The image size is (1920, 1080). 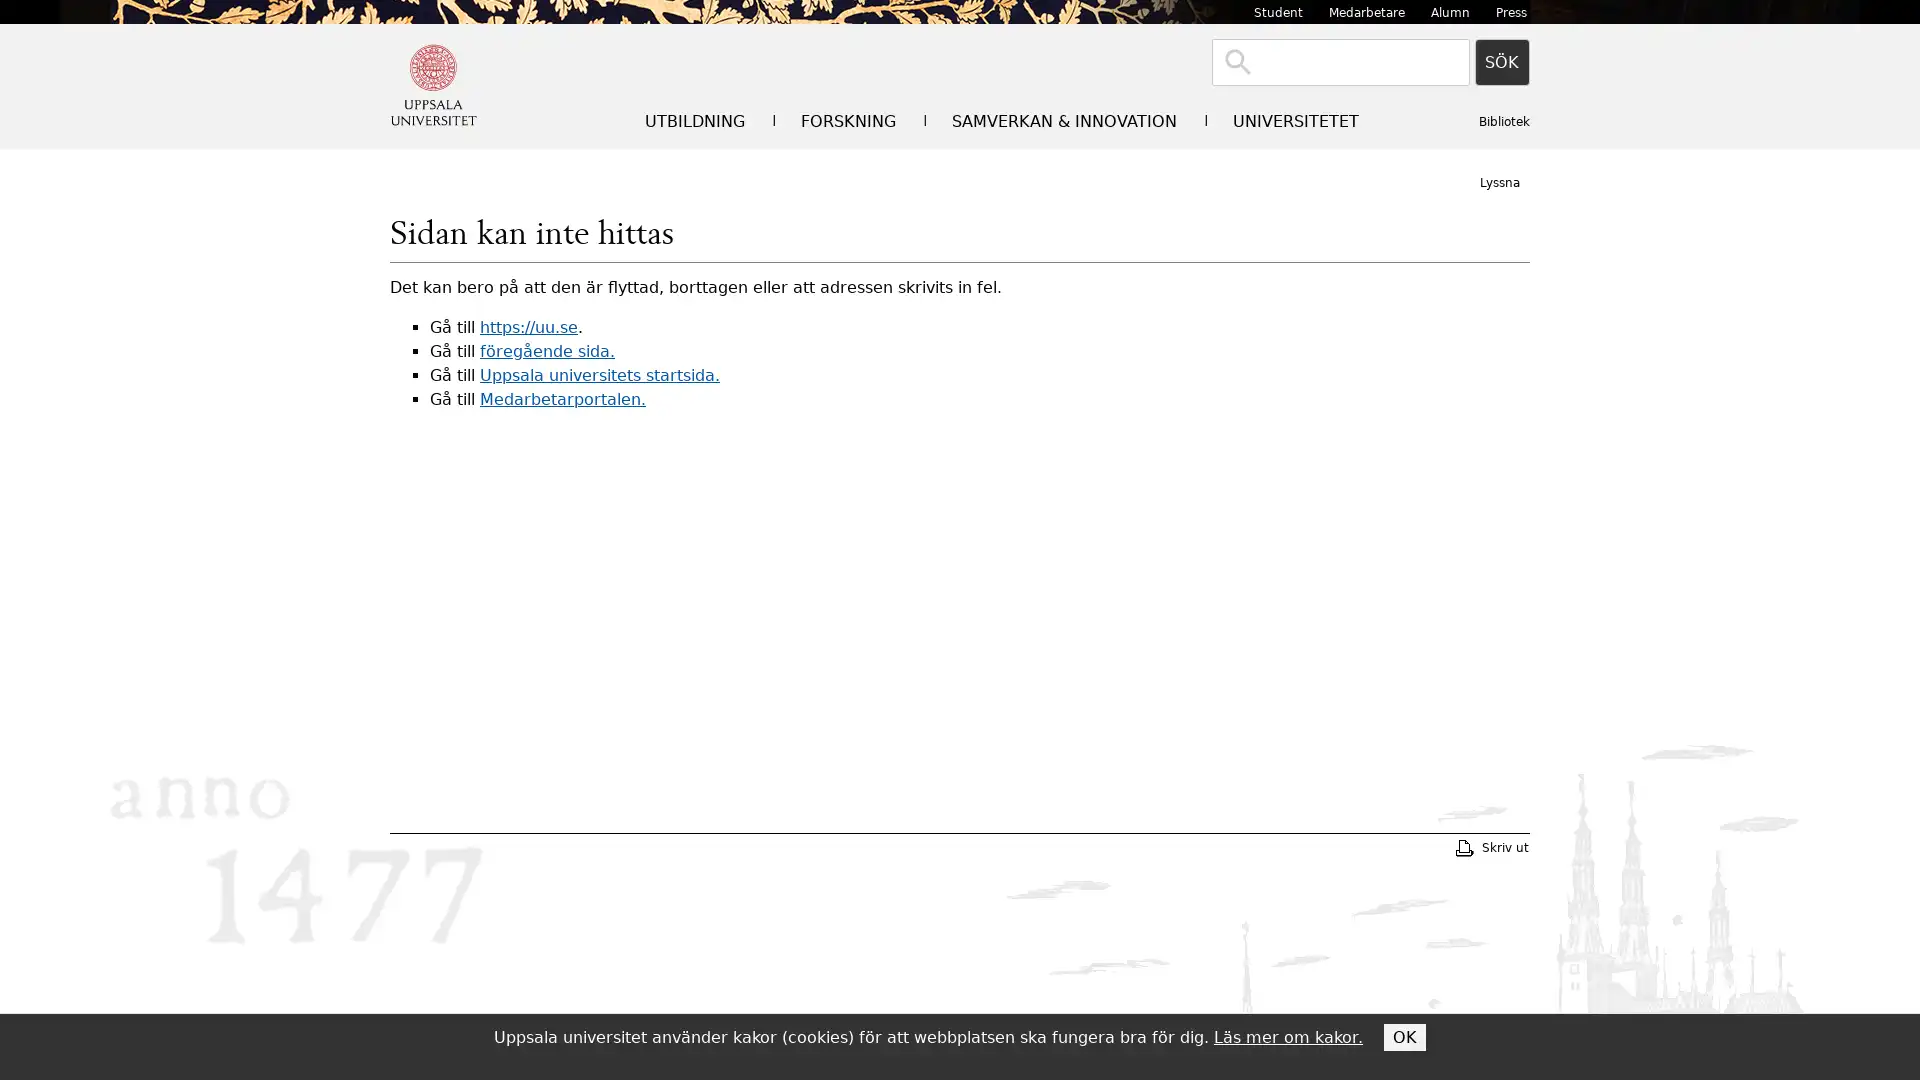 What do you see at coordinates (1502, 61) in the screenshot?
I see `Sok` at bounding box center [1502, 61].